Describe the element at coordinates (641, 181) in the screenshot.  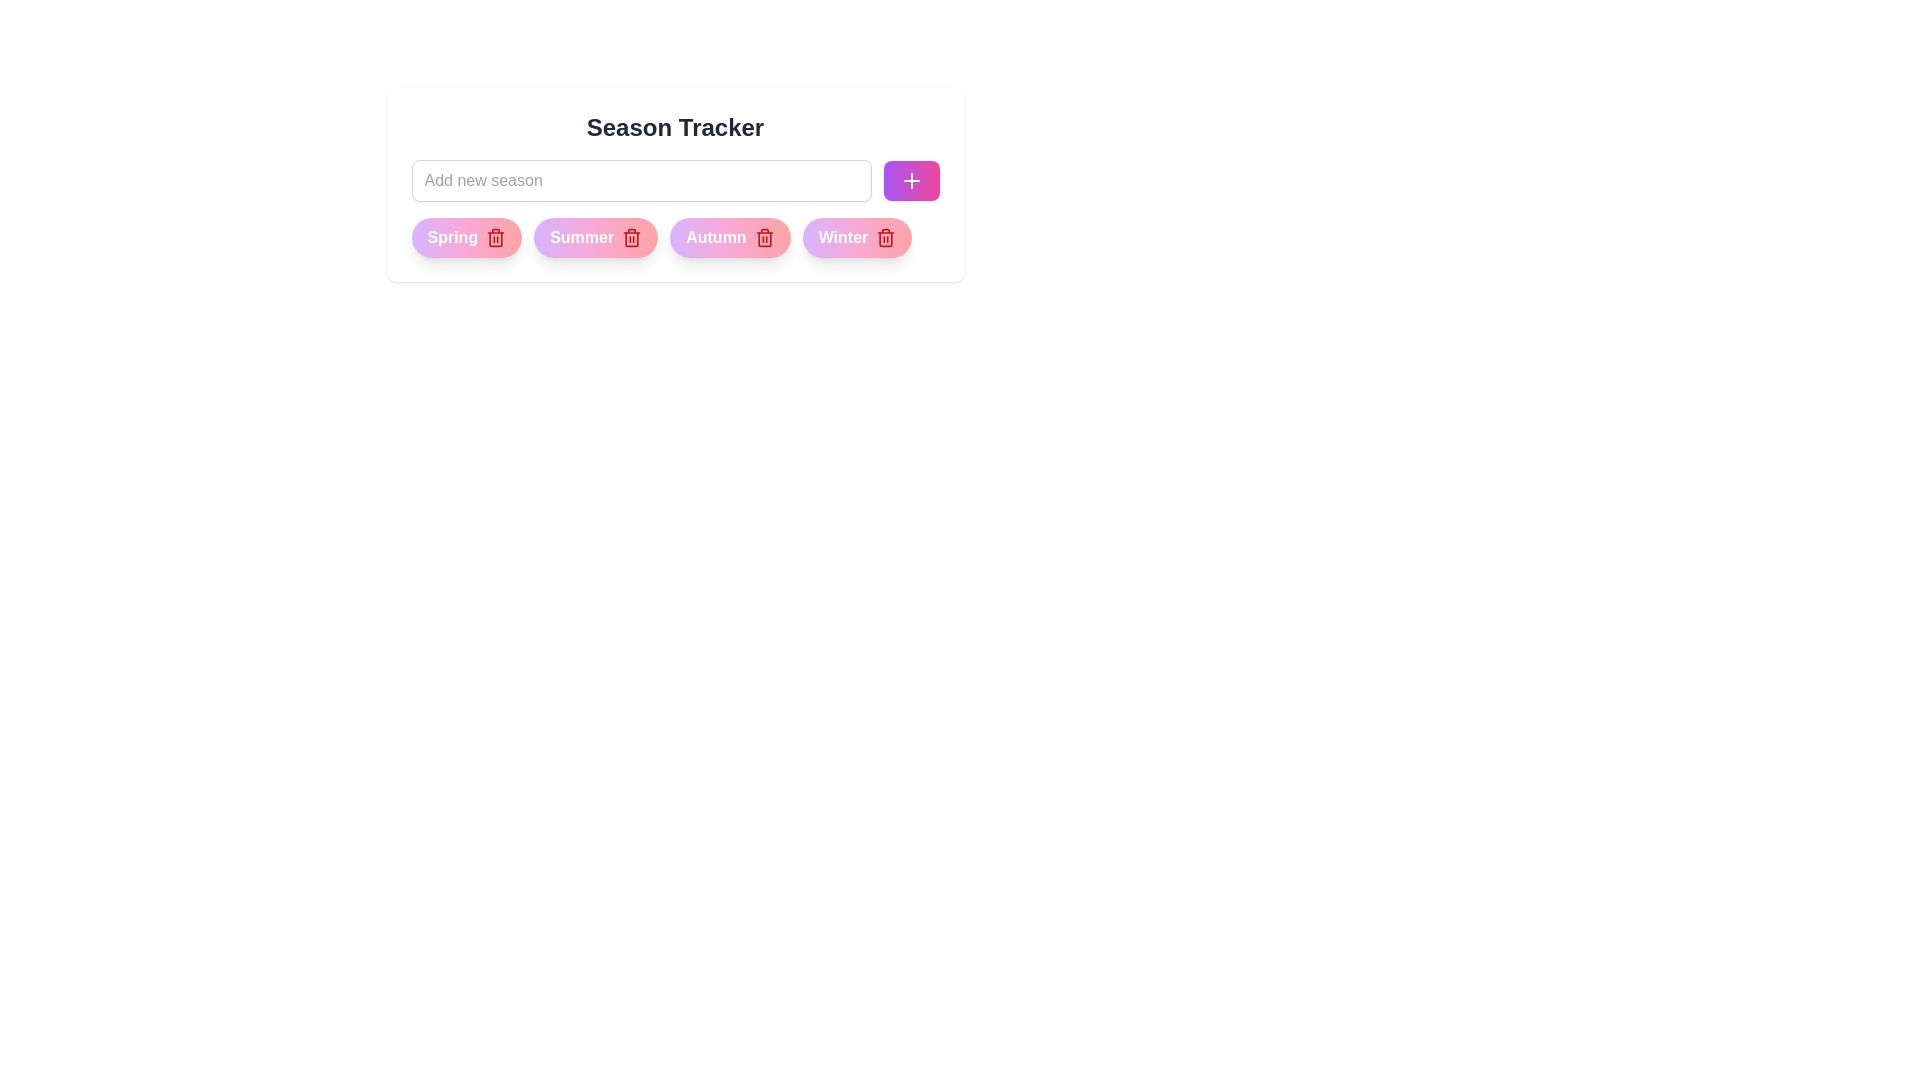
I see `the text in the input field to 87` at that location.